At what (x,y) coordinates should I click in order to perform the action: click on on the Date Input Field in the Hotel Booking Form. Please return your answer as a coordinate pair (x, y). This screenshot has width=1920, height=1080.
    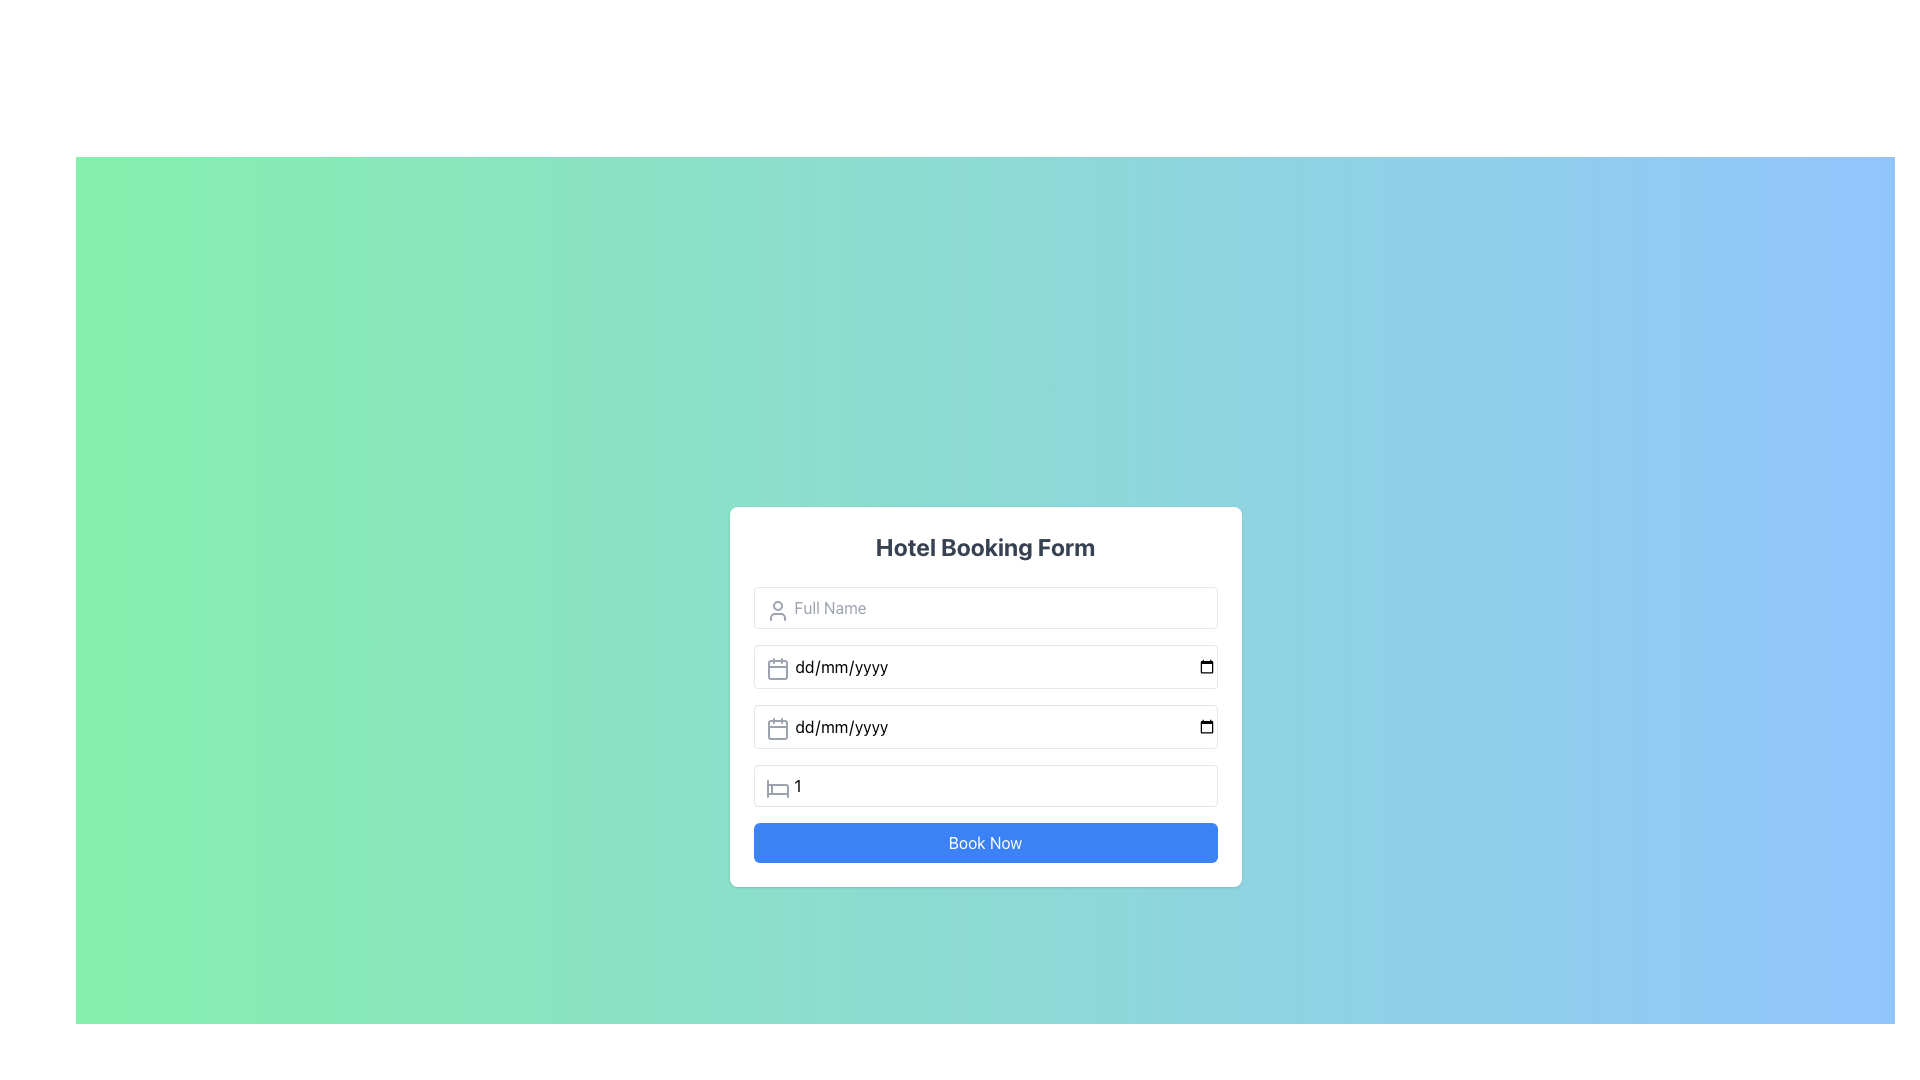
    Looking at the image, I should click on (985, 667).